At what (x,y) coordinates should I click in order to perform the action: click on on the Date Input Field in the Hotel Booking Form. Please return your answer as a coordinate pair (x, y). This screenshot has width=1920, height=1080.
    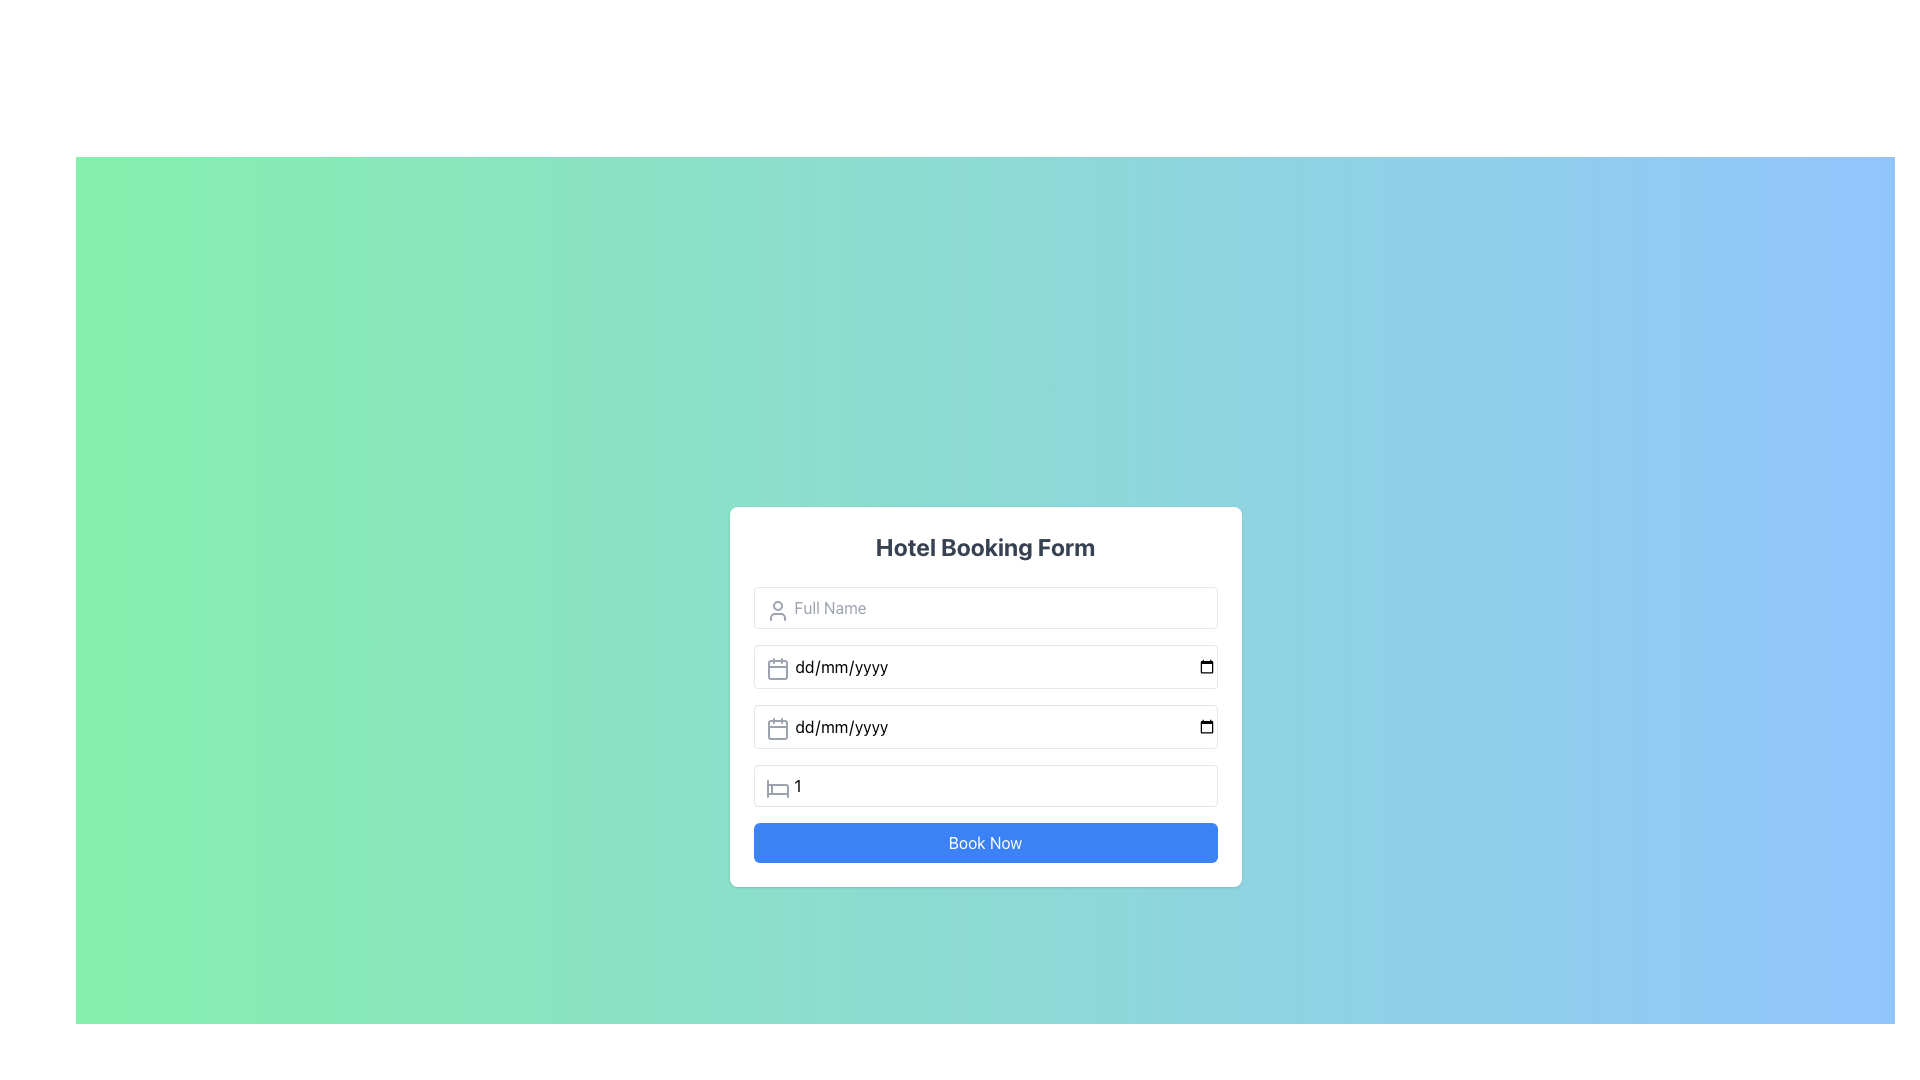
    Looking at the image, I should click on (985, 667).